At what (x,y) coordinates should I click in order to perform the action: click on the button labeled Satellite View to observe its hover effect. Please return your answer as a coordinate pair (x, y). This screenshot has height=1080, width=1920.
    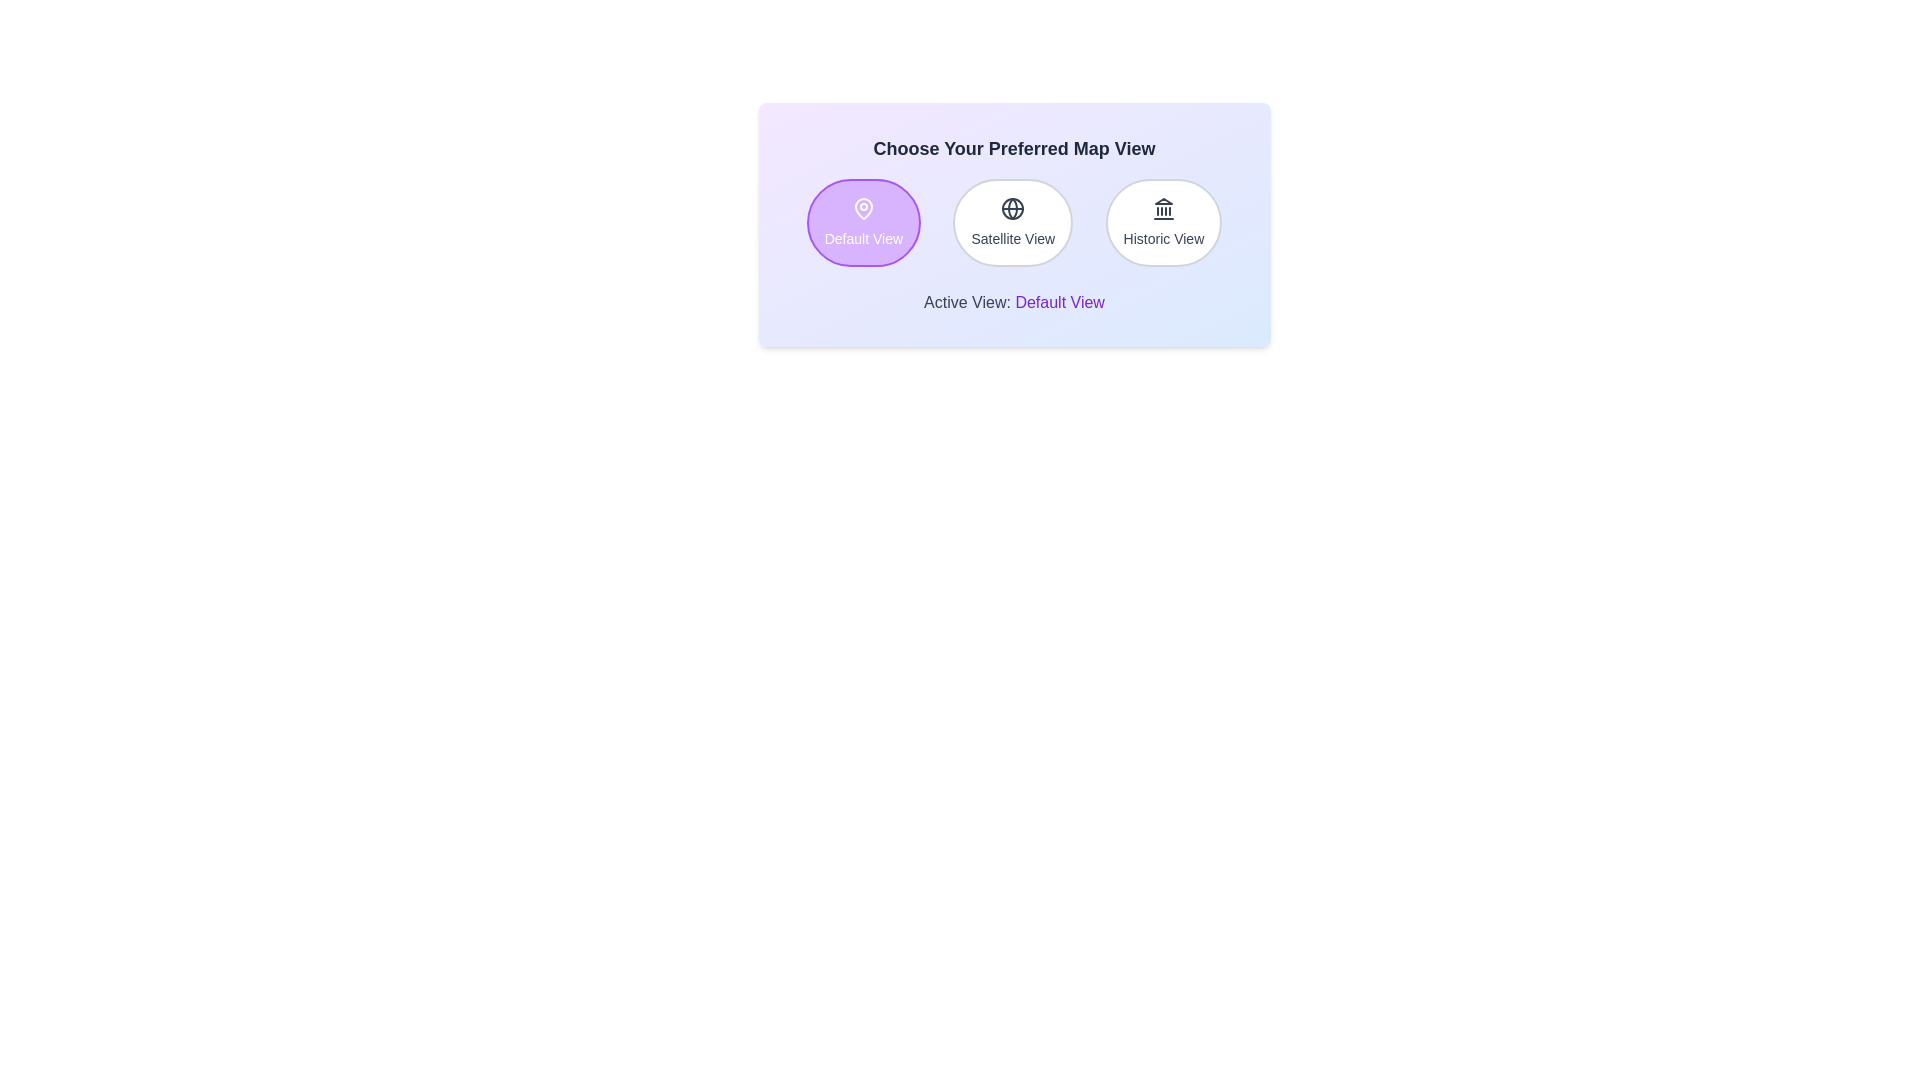
    Looking at the image, I should click on (1013, 223).